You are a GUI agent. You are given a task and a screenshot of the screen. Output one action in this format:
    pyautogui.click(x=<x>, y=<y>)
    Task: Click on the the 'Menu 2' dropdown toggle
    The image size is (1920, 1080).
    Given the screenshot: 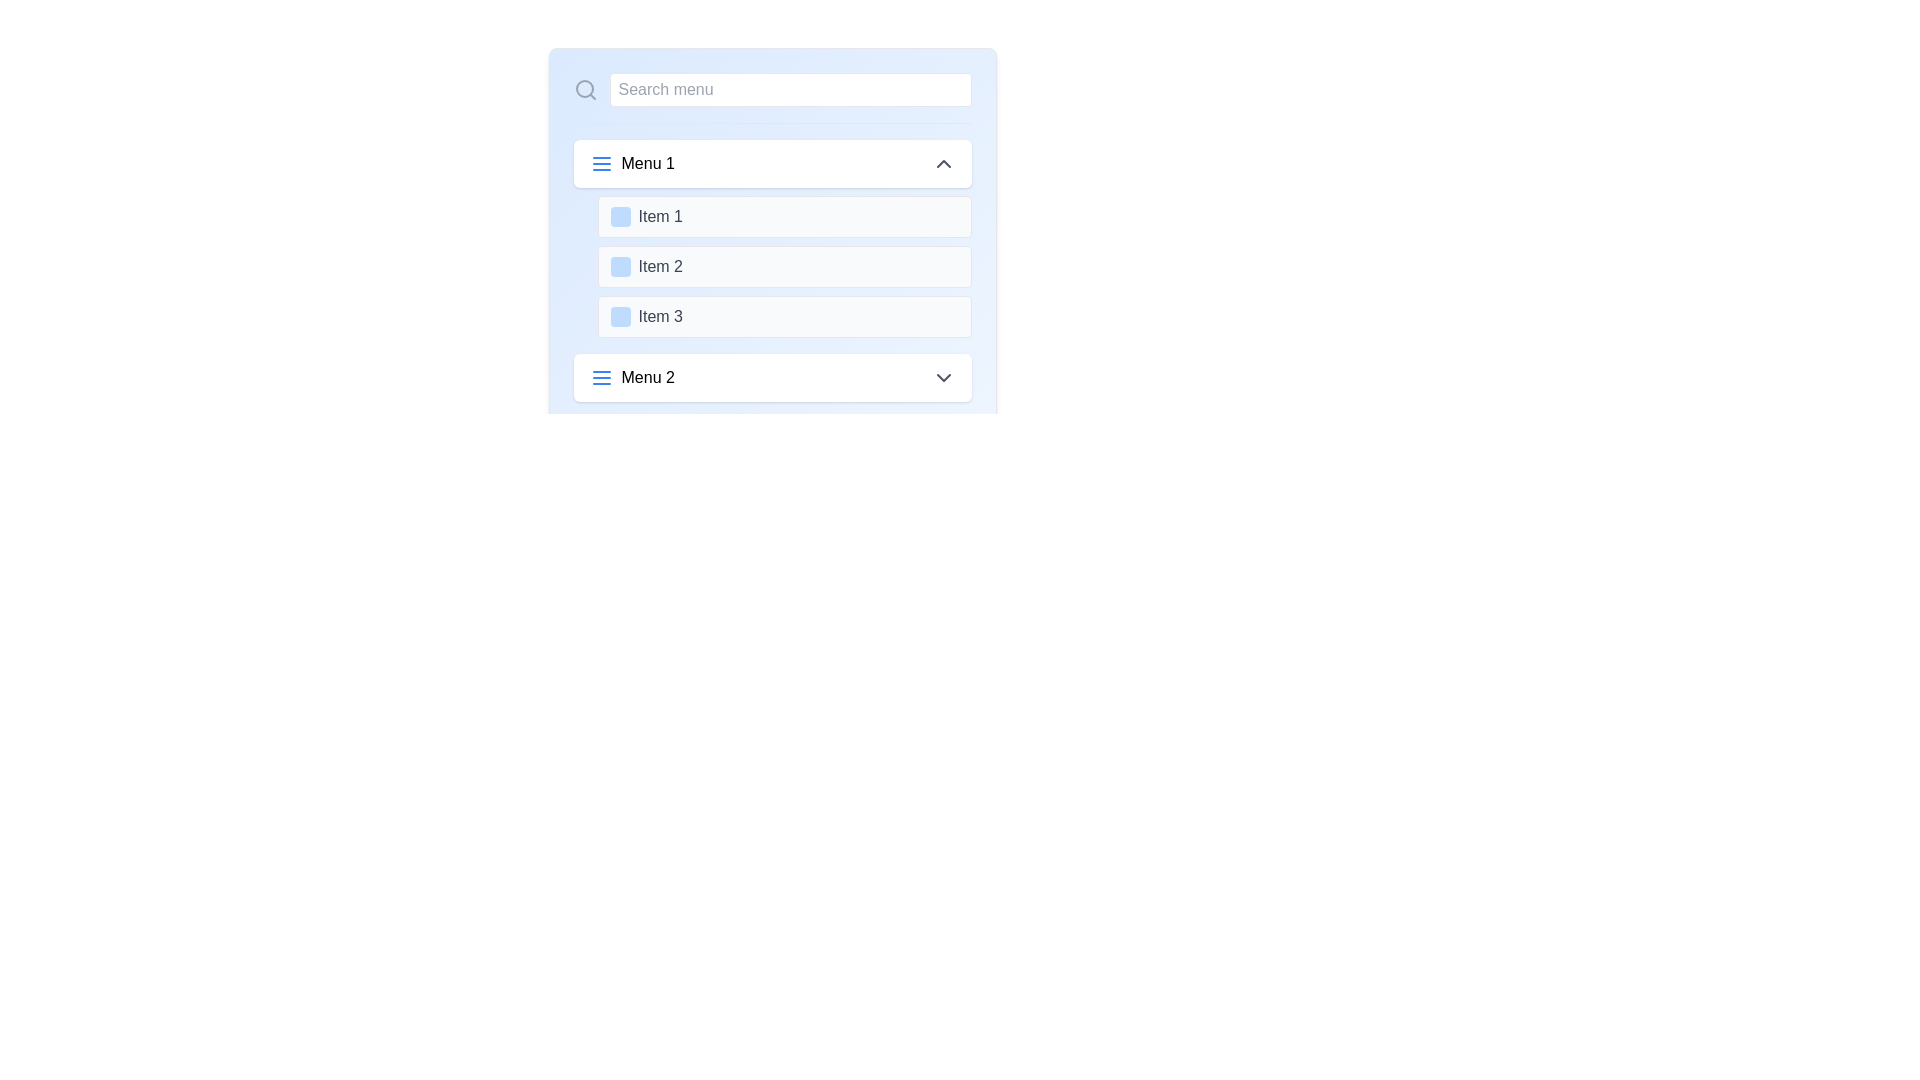 What is the action you would take?
    pyautogui.click(x=771, y=378)
    